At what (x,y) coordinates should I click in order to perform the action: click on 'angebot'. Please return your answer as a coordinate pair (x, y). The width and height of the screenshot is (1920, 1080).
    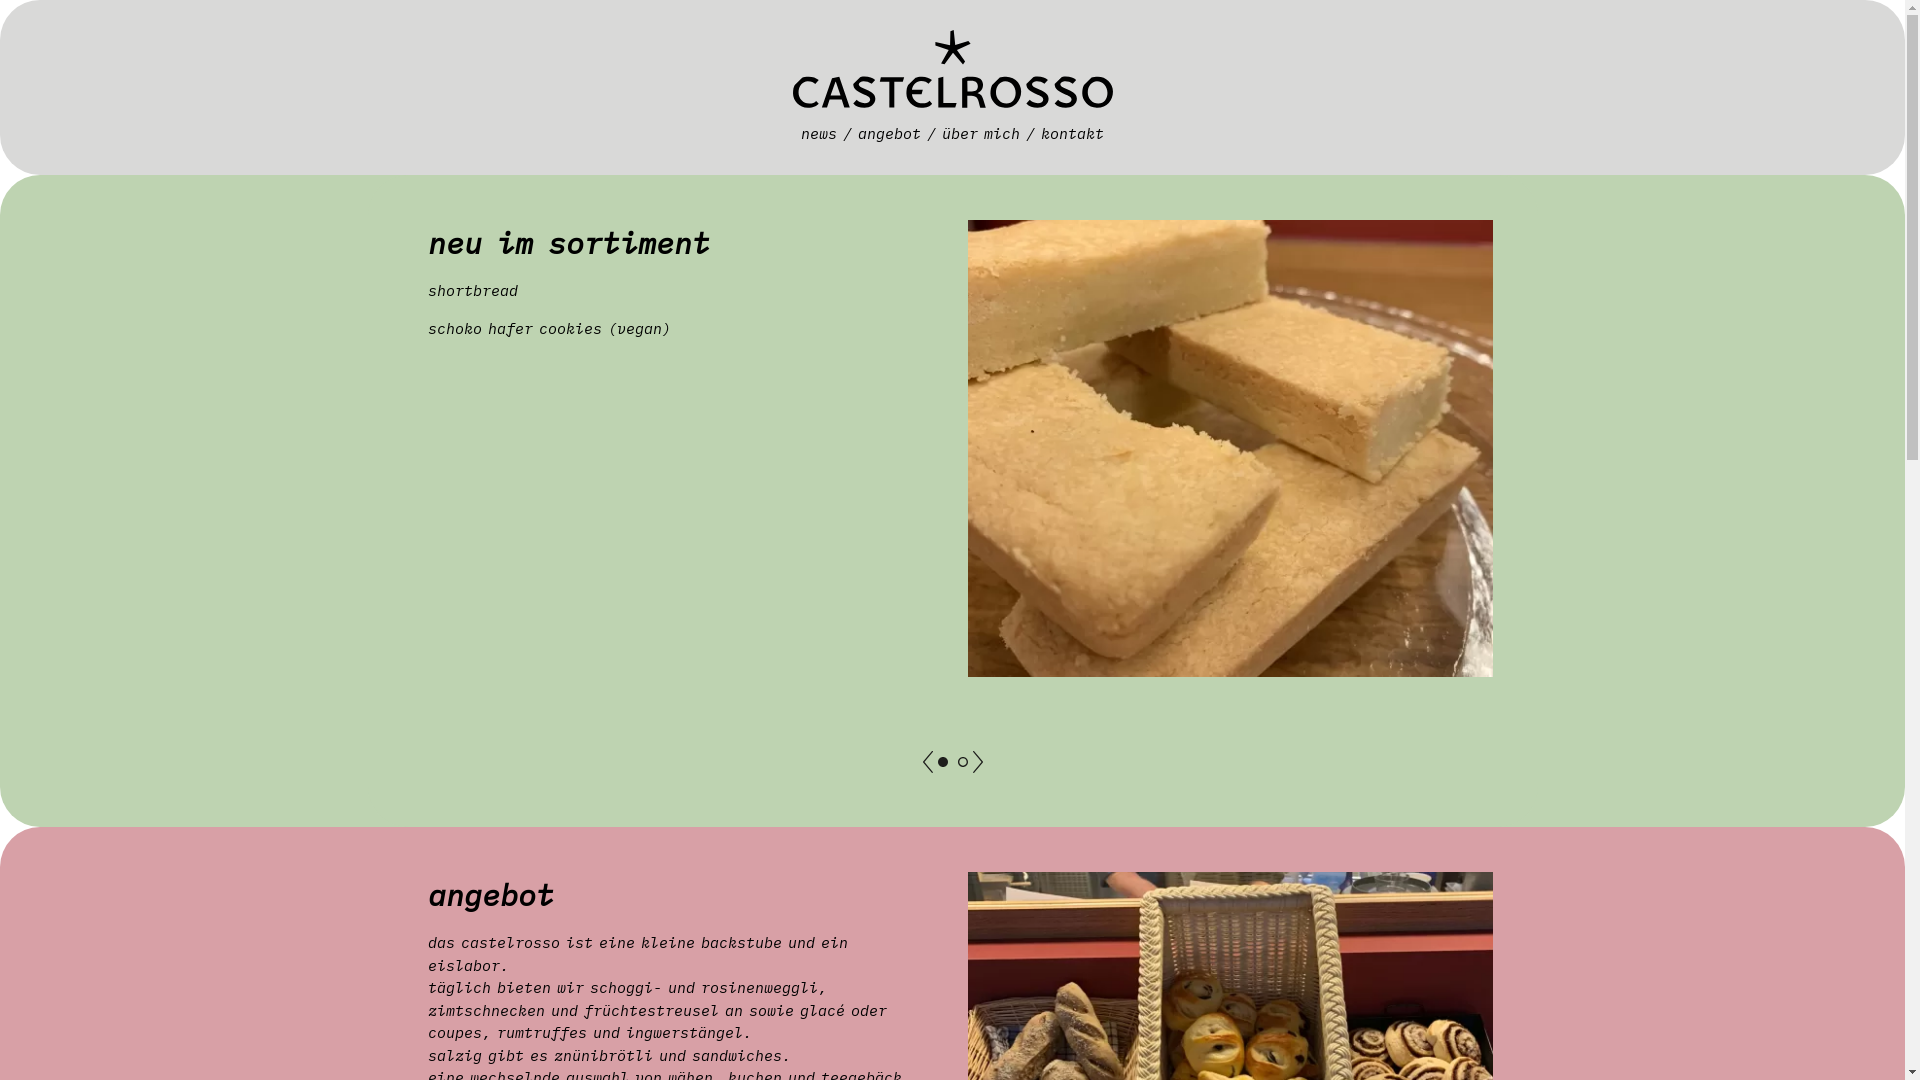
    Looking at the image, I should click on (888, 134).